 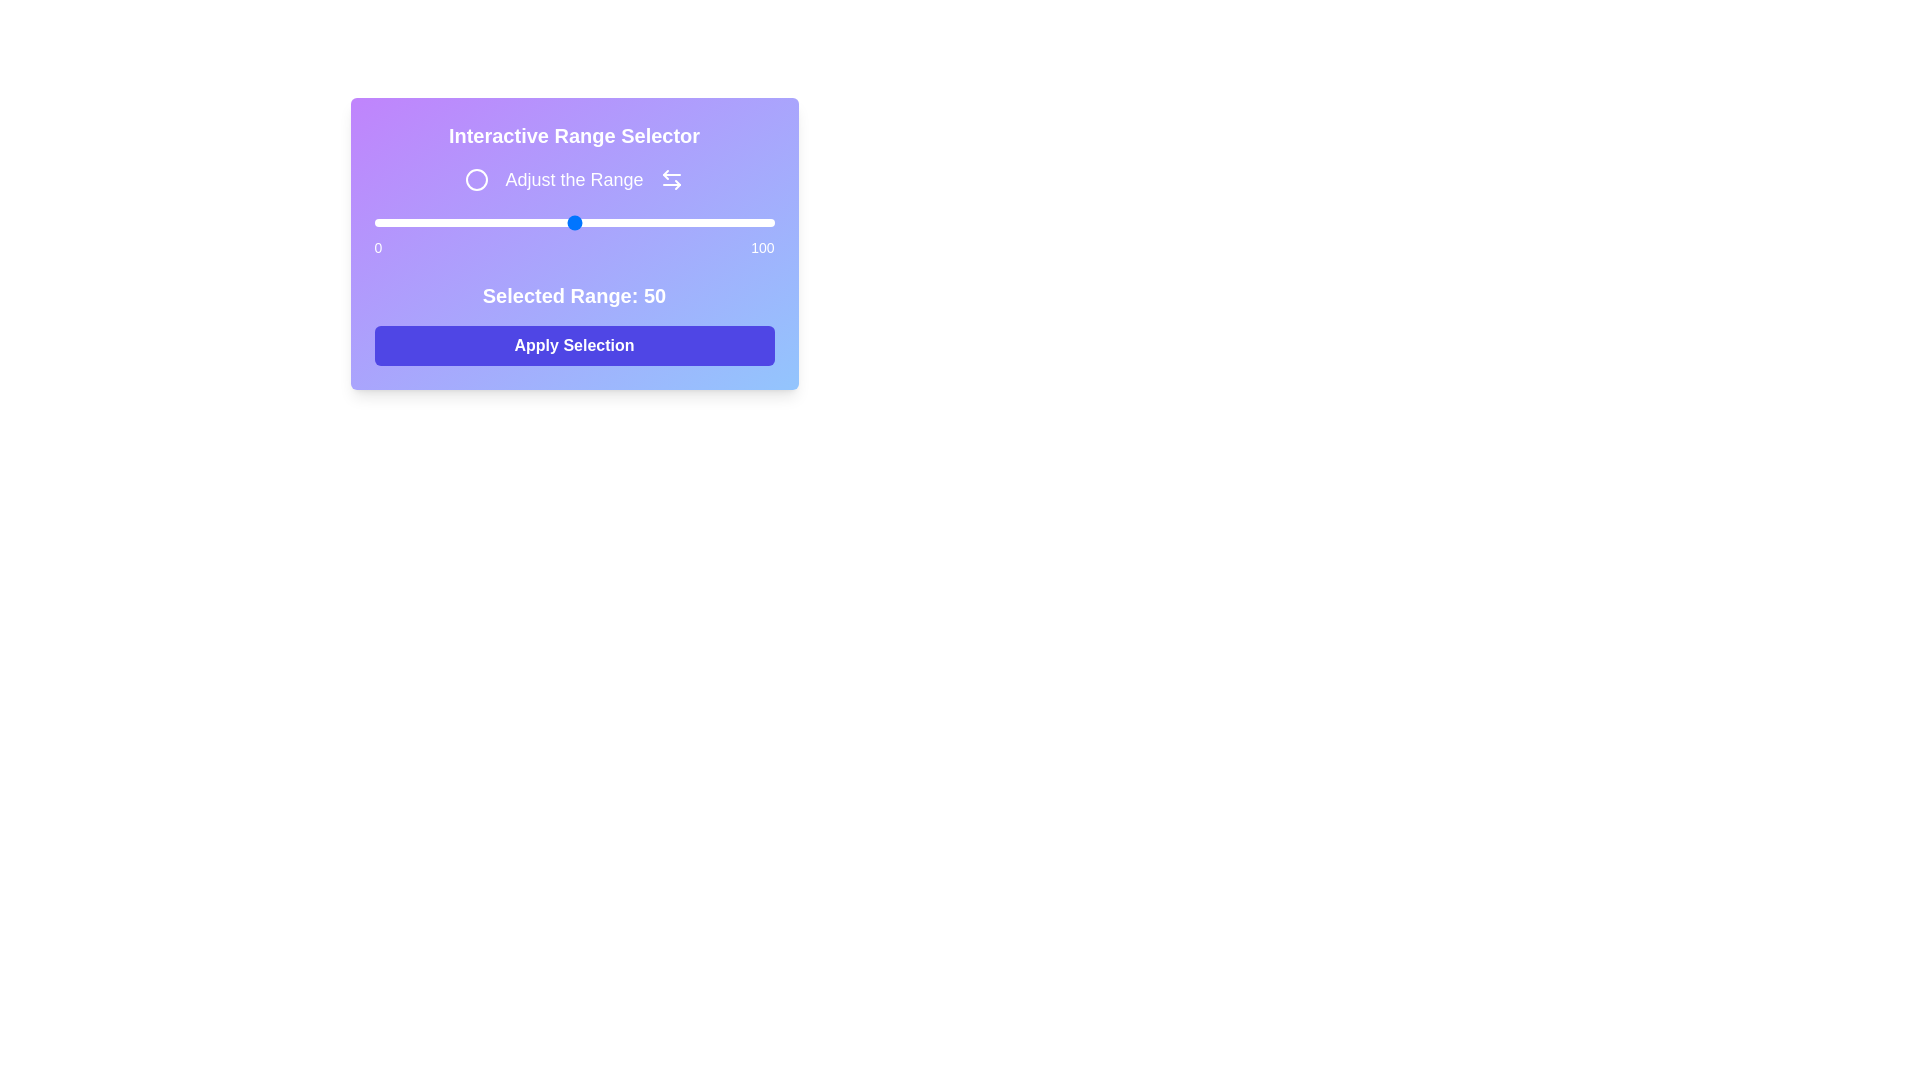 What do you see at coordinates (506, 223) in the screenshot?
I see `the slider to set the range to 33` at bounding box center [506, 223].